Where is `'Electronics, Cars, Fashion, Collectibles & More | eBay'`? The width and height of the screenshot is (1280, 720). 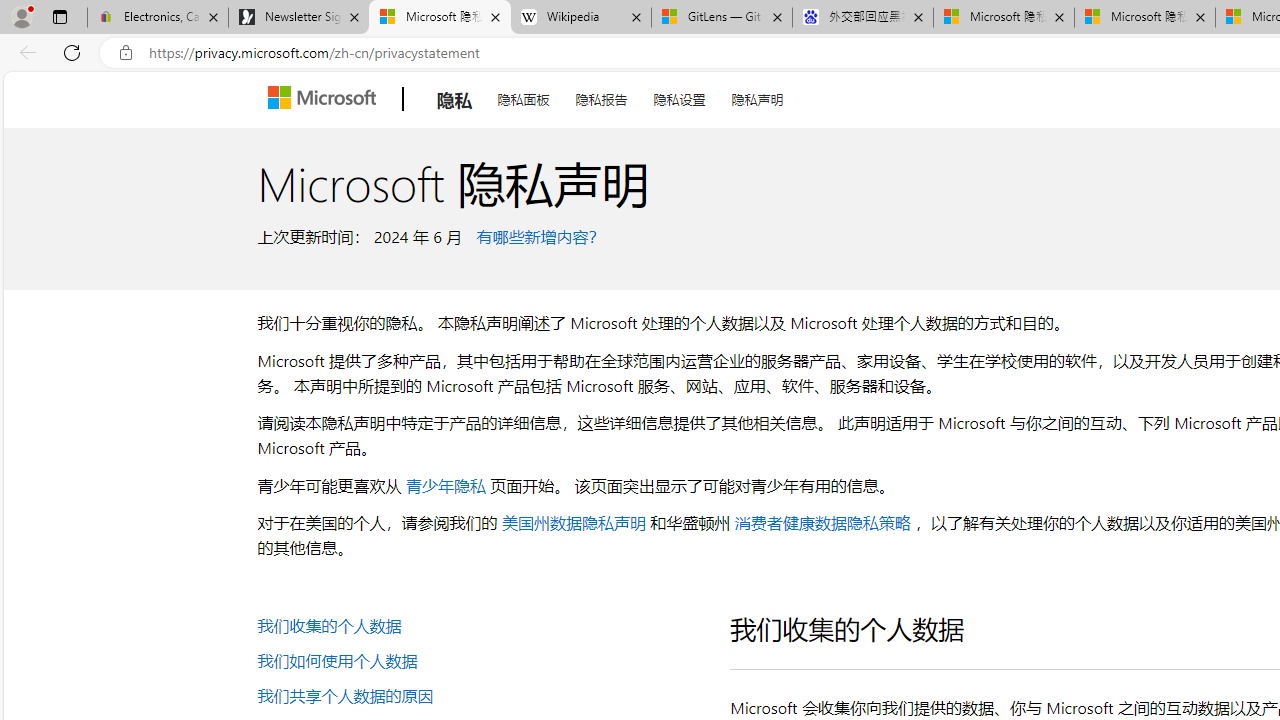
'Electronics, Cars, Fashion, Collectibles & More | eBay' is located at coordinates (157, 17).